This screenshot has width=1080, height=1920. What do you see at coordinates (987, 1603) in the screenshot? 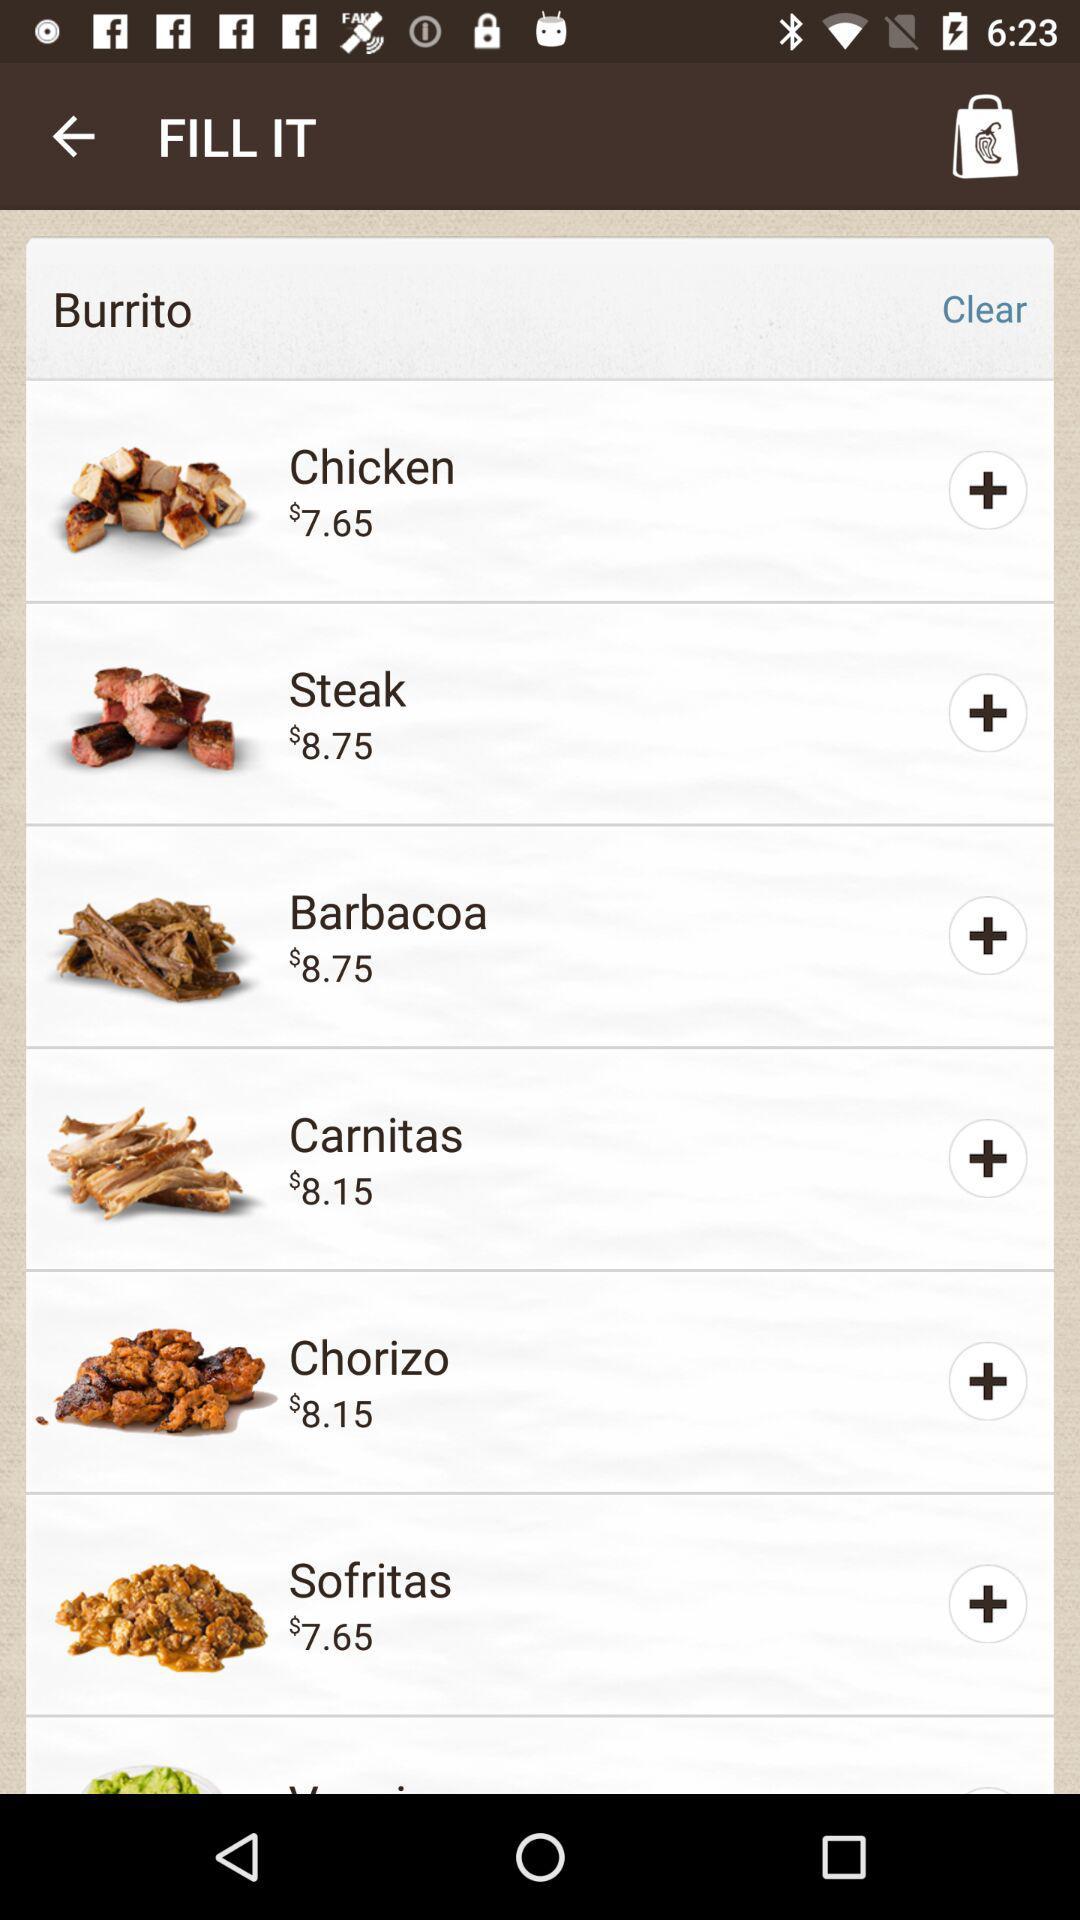
I see `plus button of last option under burrito` at bounding box center [987, 1603].